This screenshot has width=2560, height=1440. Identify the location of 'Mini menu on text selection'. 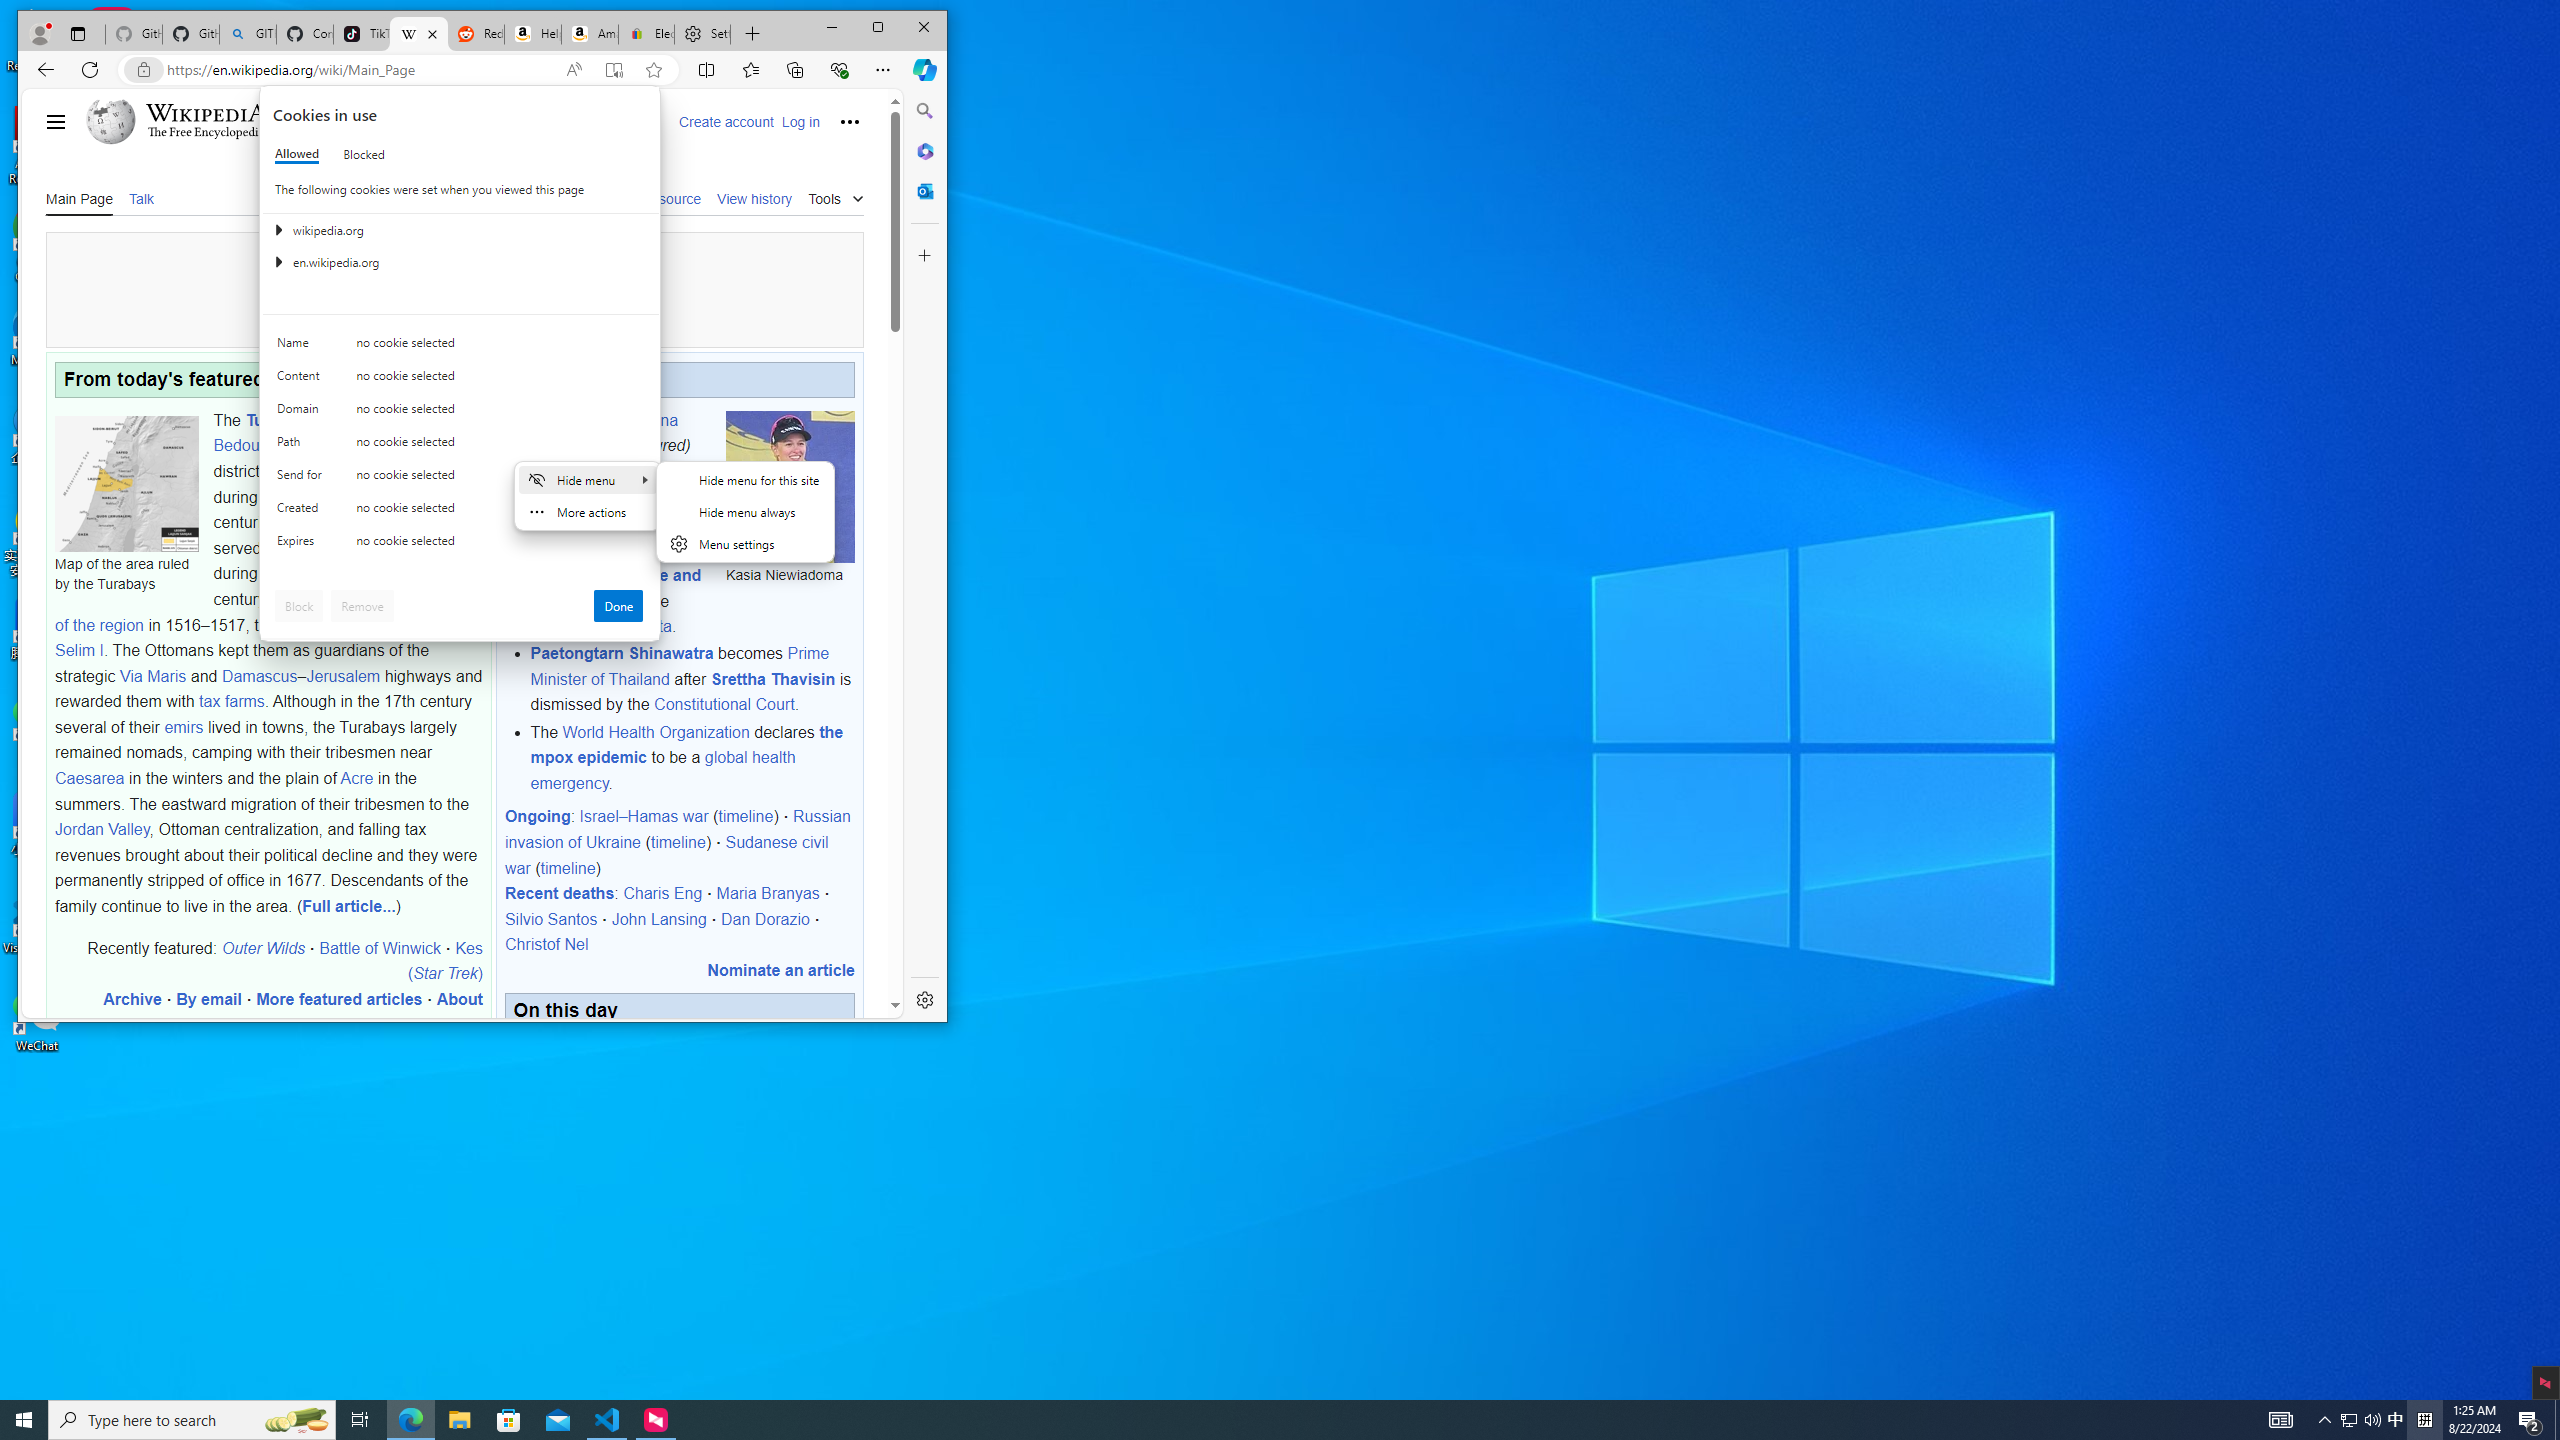
(587, 508).